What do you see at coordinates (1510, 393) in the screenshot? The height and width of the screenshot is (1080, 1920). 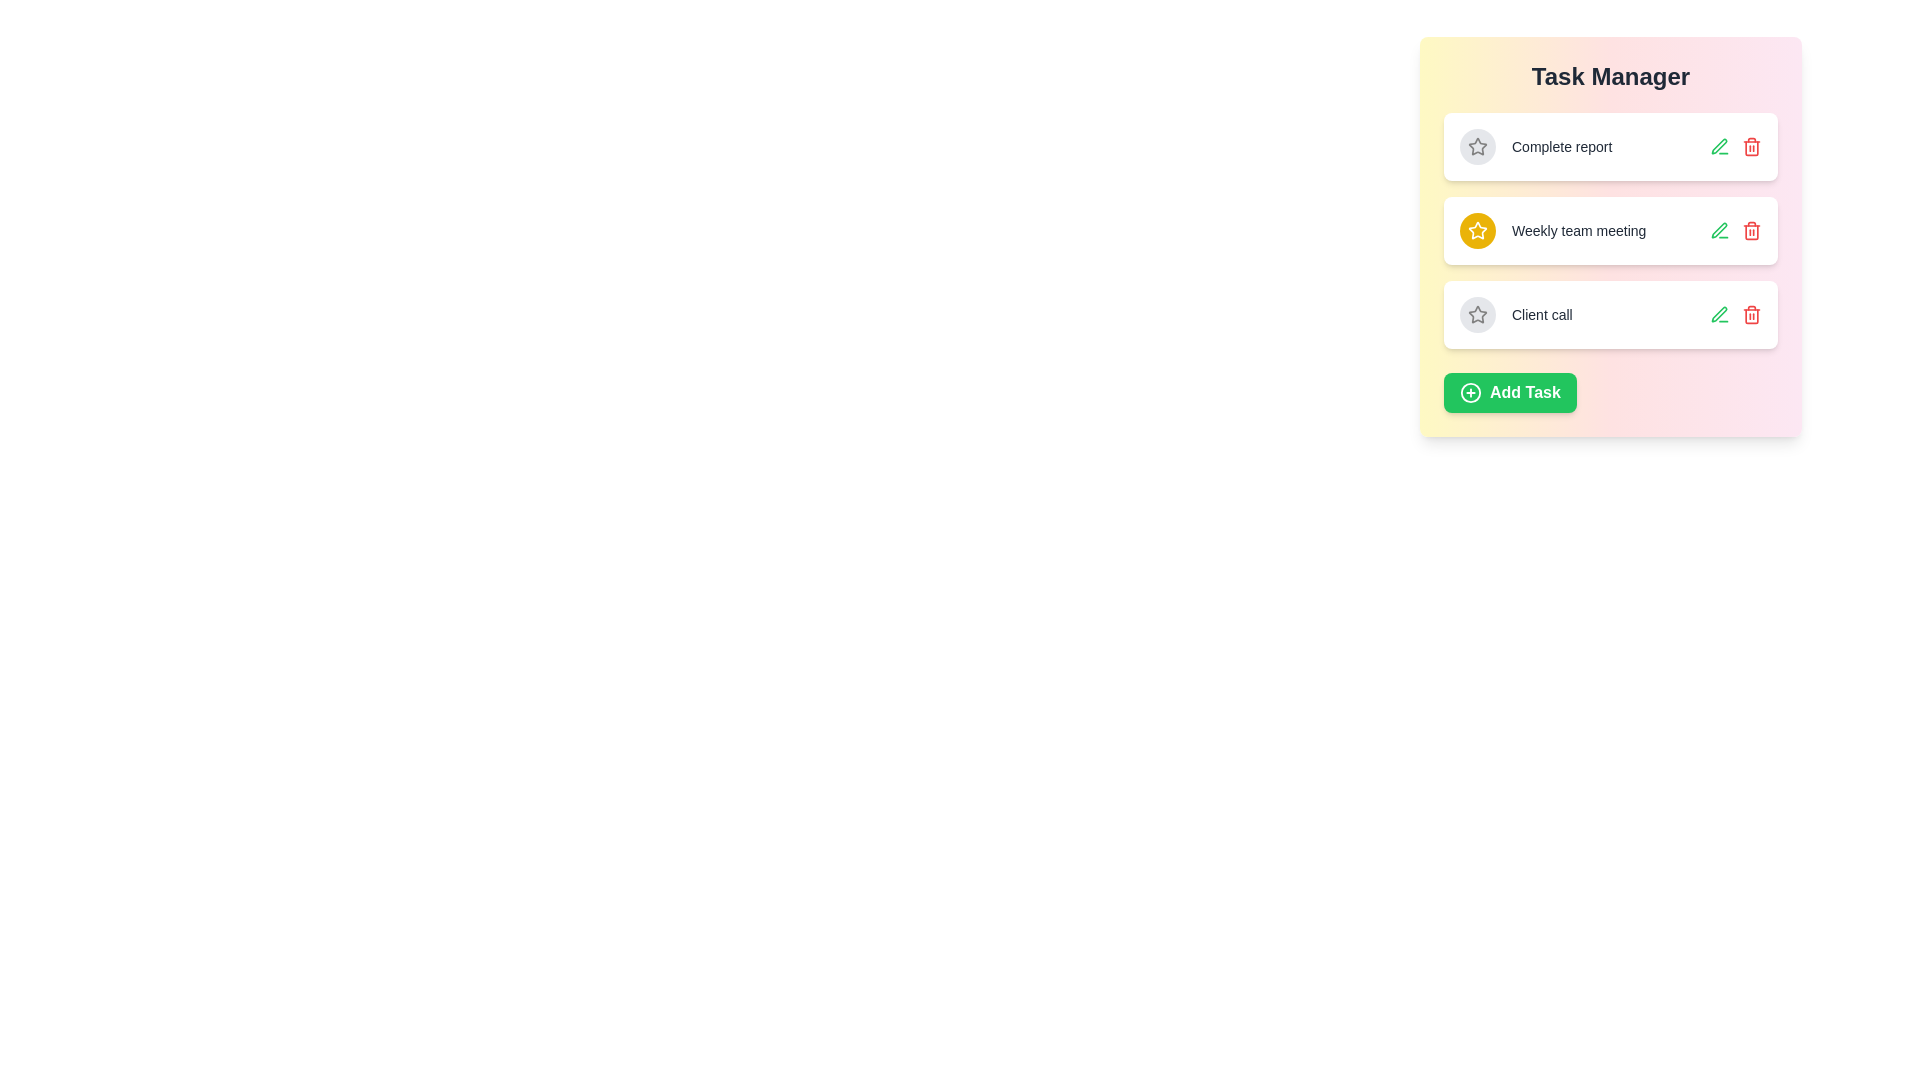 I see `'Add Task' button to add a new task` at bounding box center [1510, 393].